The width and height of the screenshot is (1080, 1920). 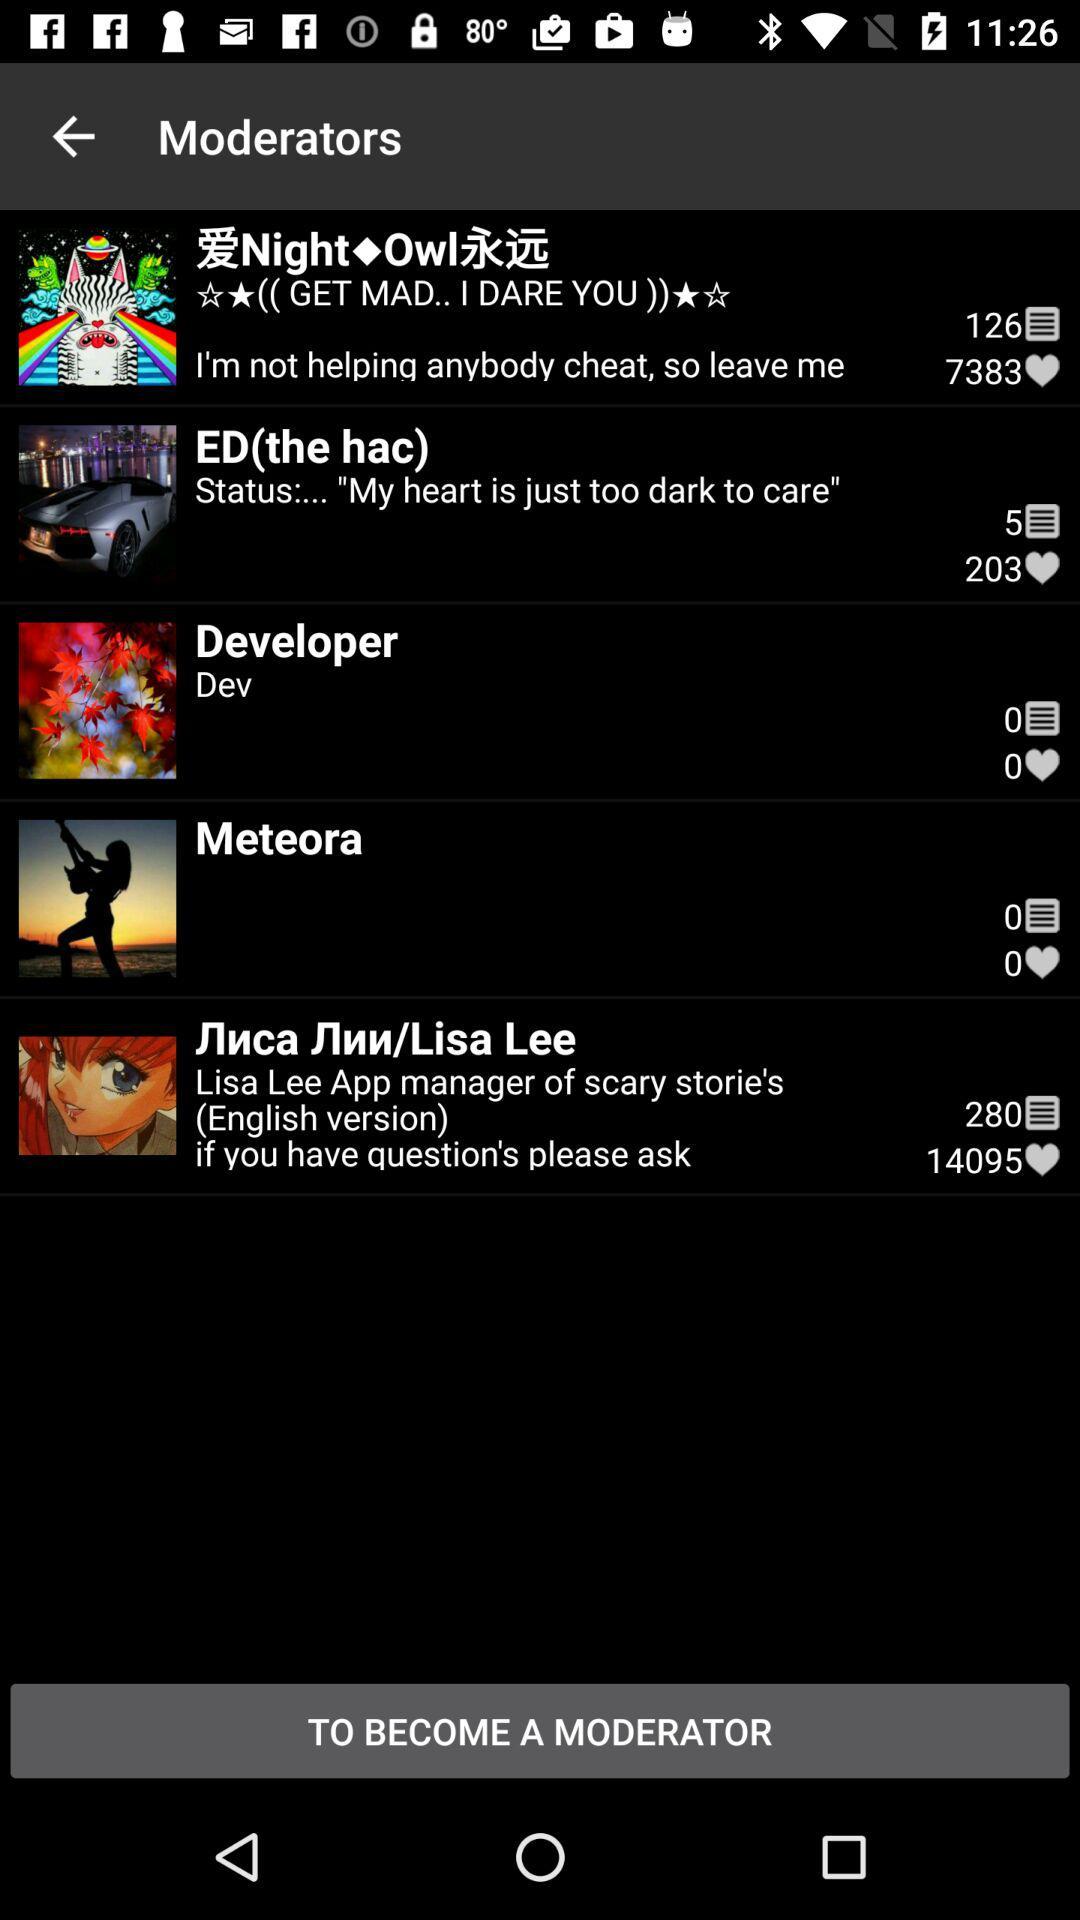 I want to click on icon next to the moderators app, so click(x=72, y=135).